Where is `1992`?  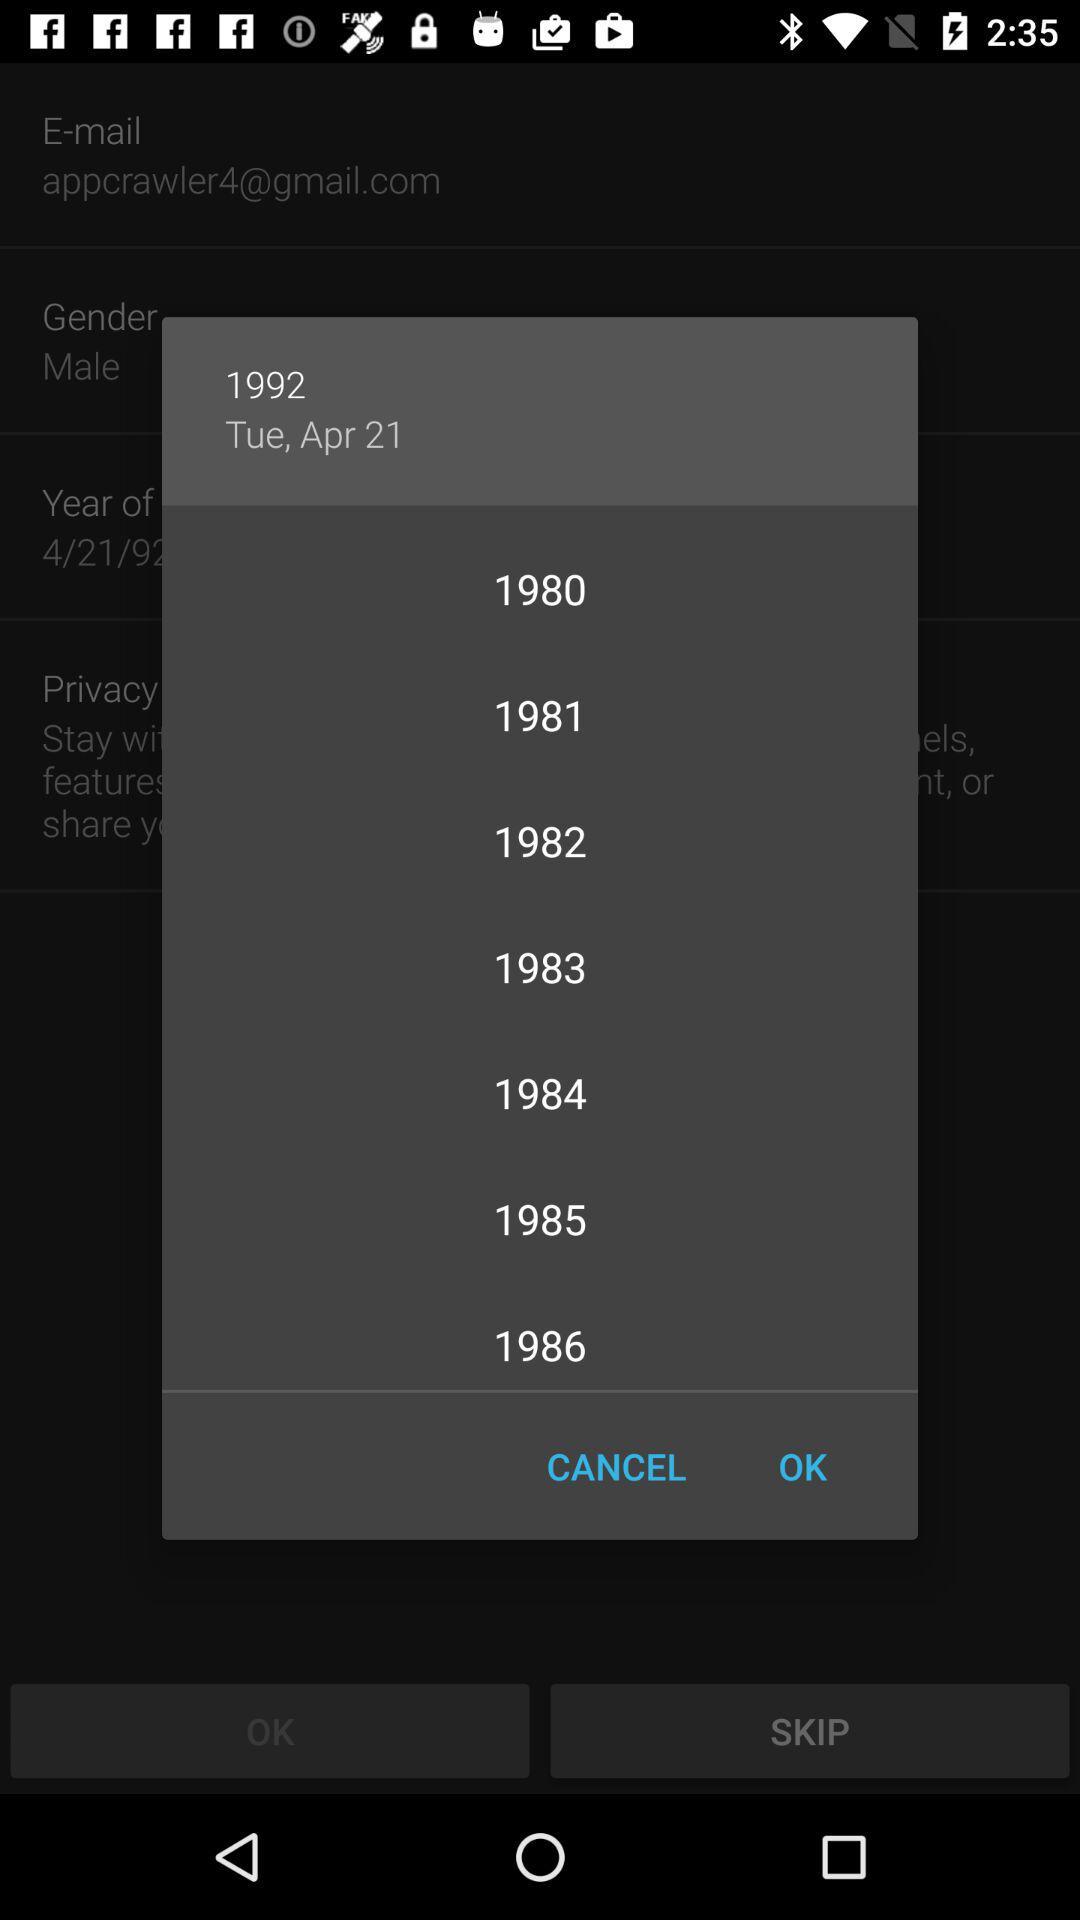 1992 is located at coordinates (540, 363).